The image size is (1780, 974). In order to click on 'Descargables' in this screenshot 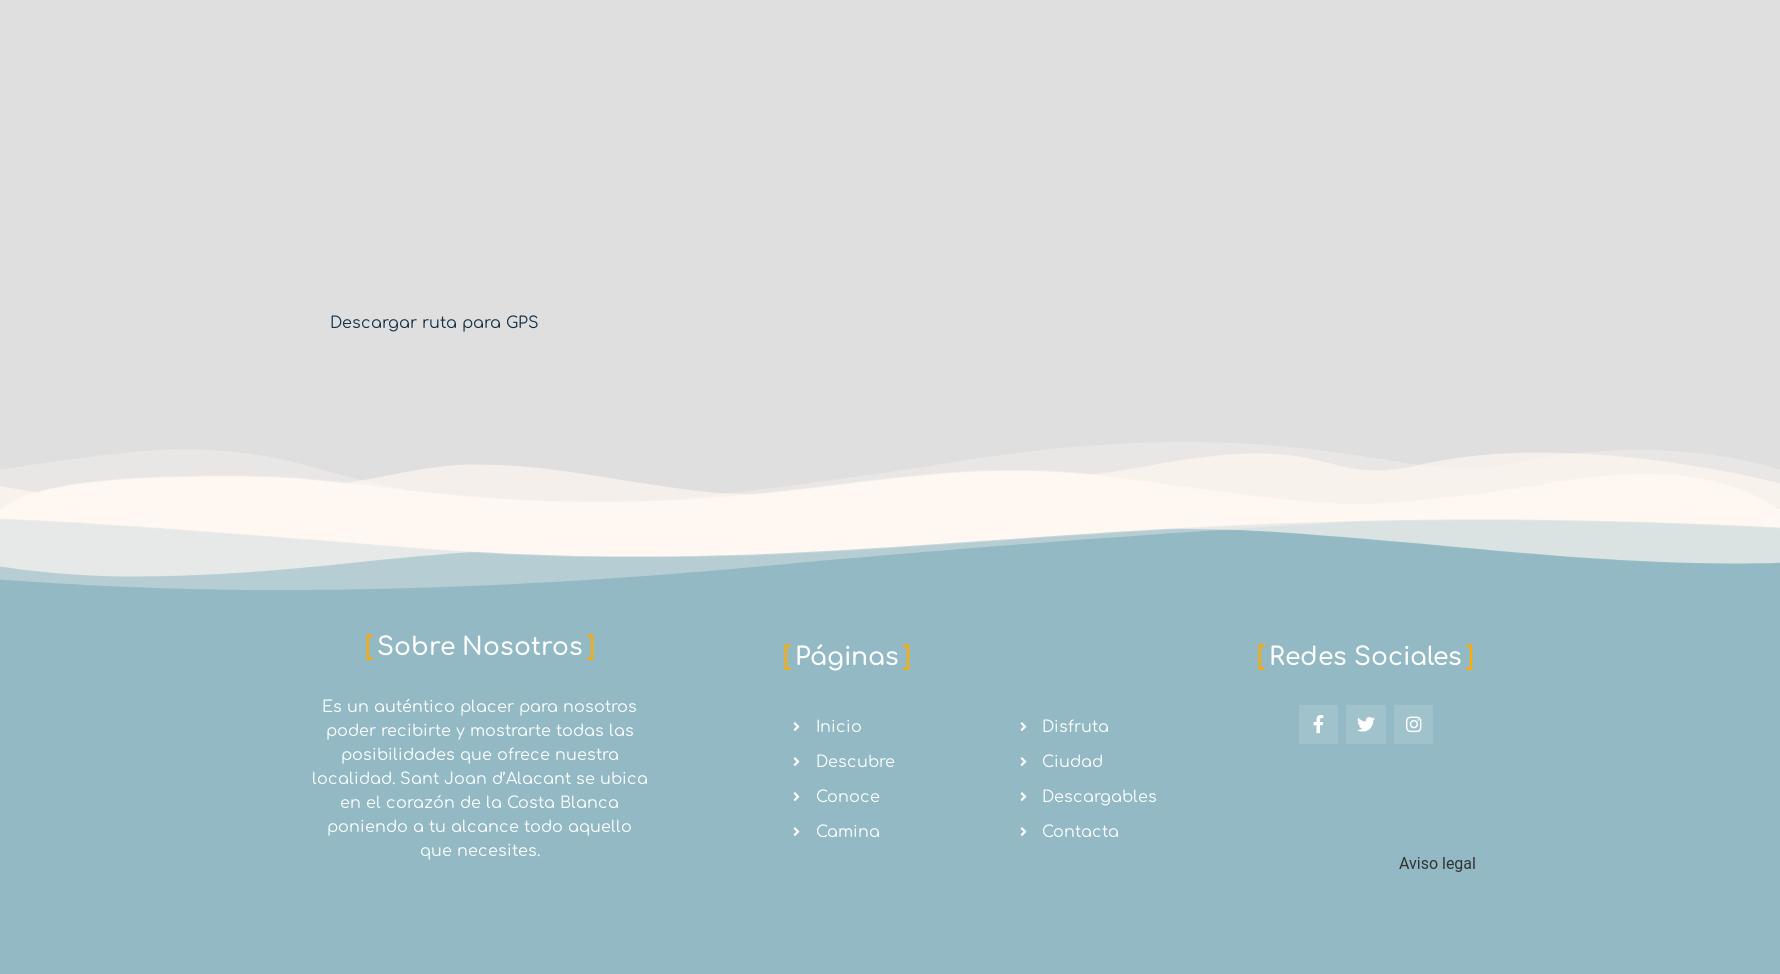, I will do `click(1099, 794)`.